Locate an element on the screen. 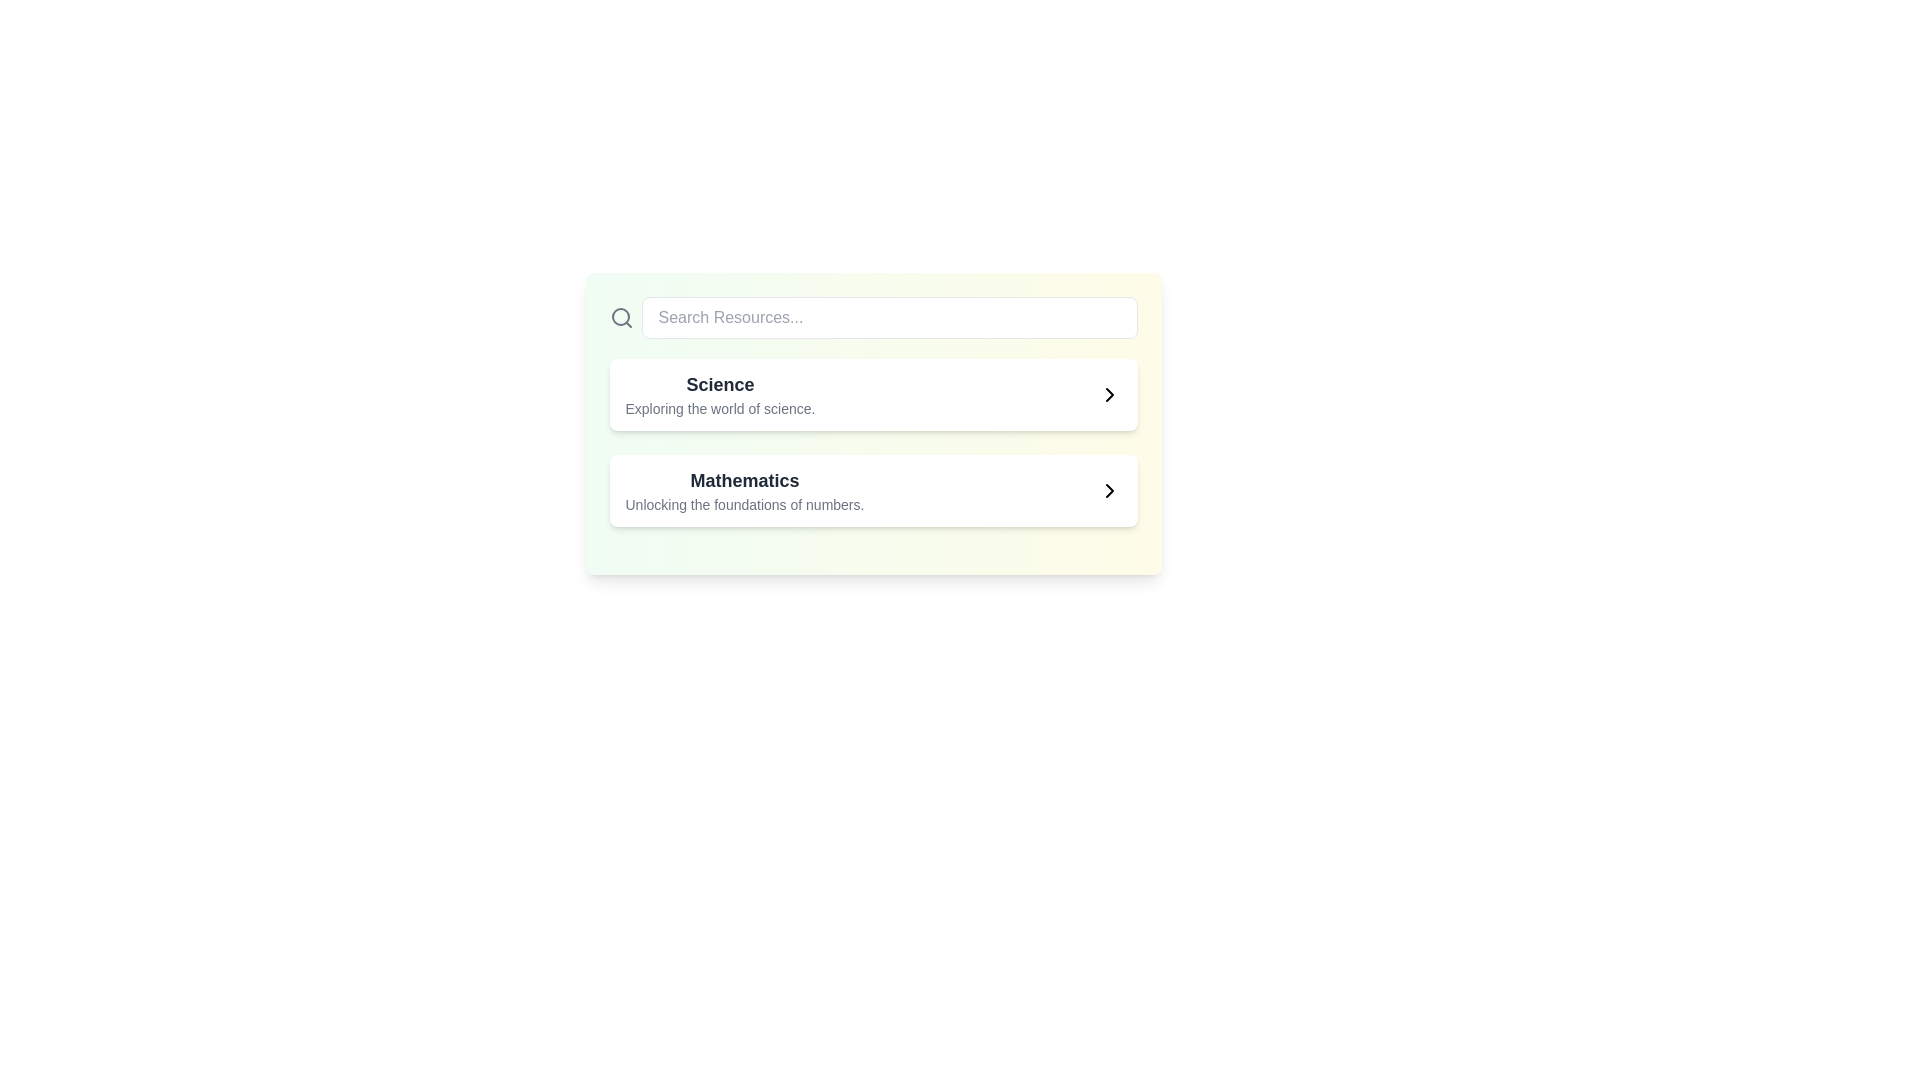  the chevron SVG icon pointing to the right is located at coordinates (1108, 490).